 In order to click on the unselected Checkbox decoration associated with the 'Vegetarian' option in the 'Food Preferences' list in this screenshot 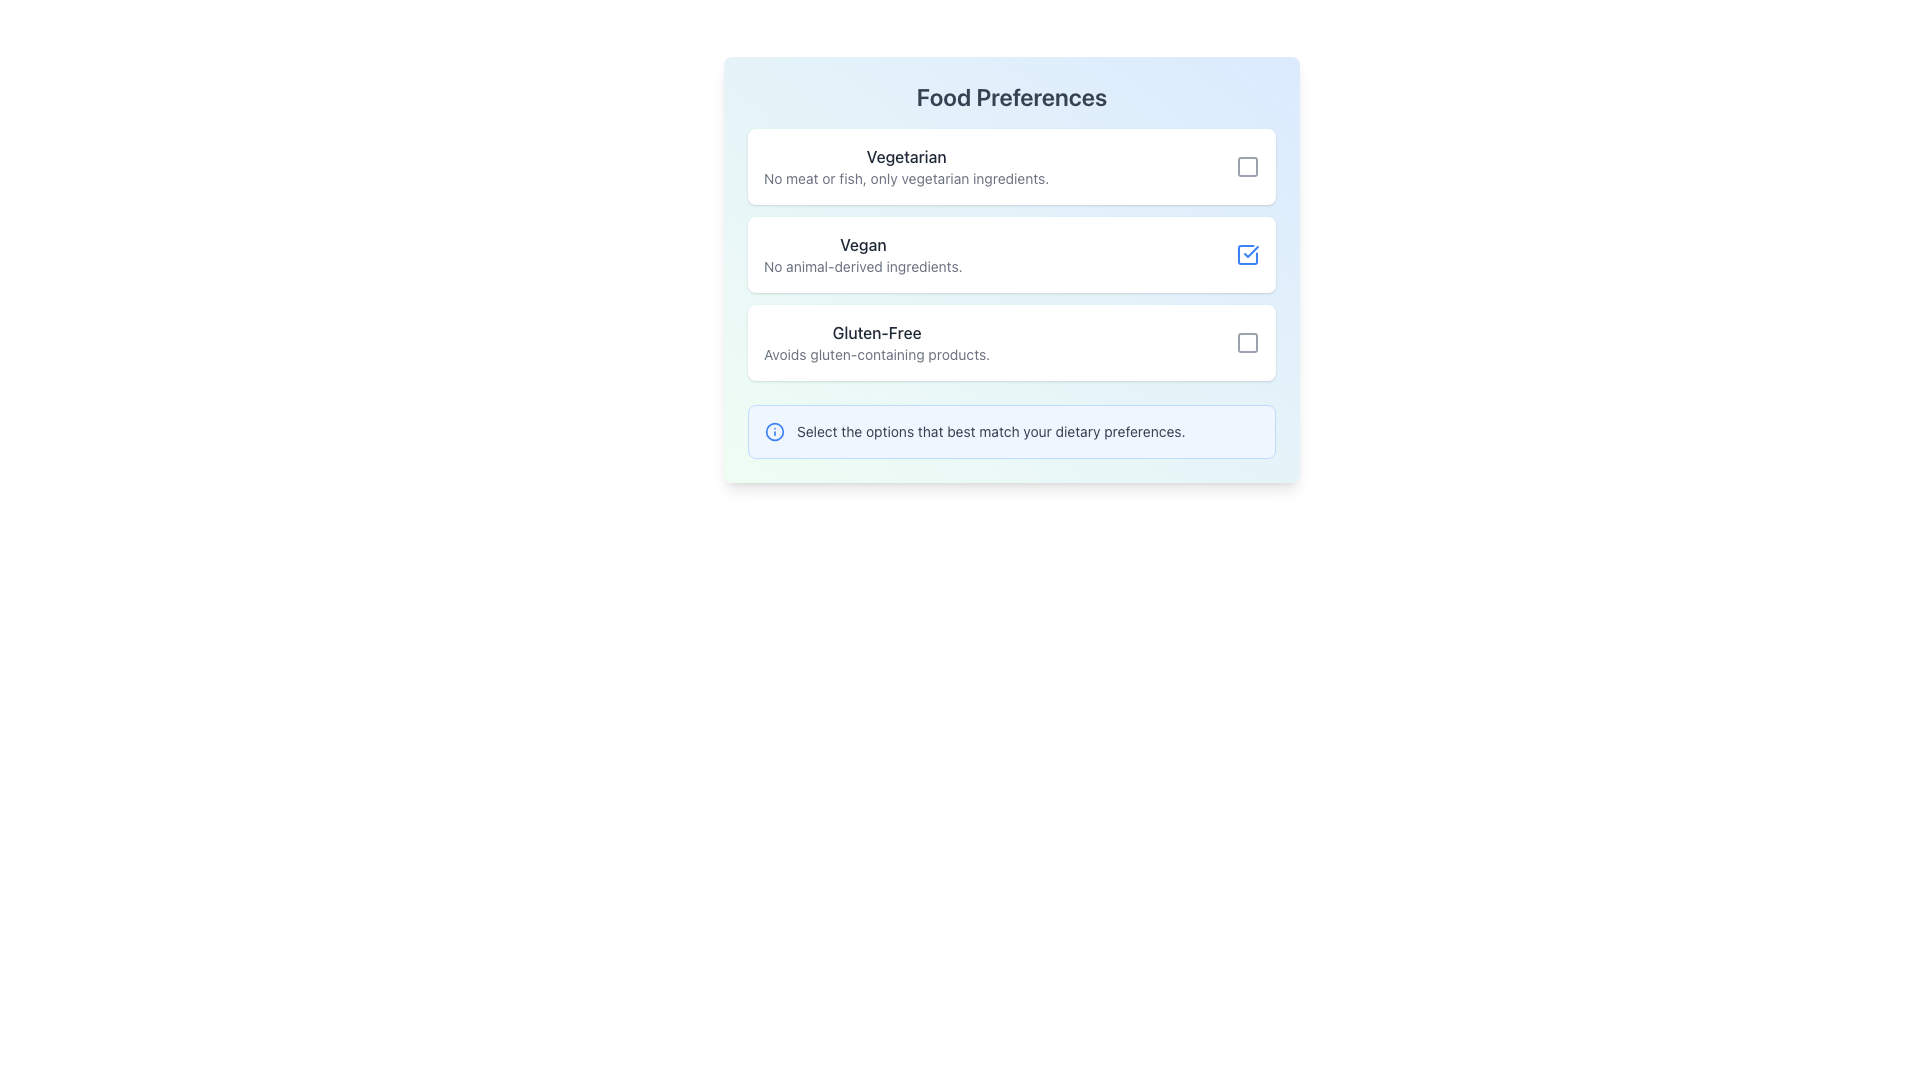, I will do `click(1247, 165)`.